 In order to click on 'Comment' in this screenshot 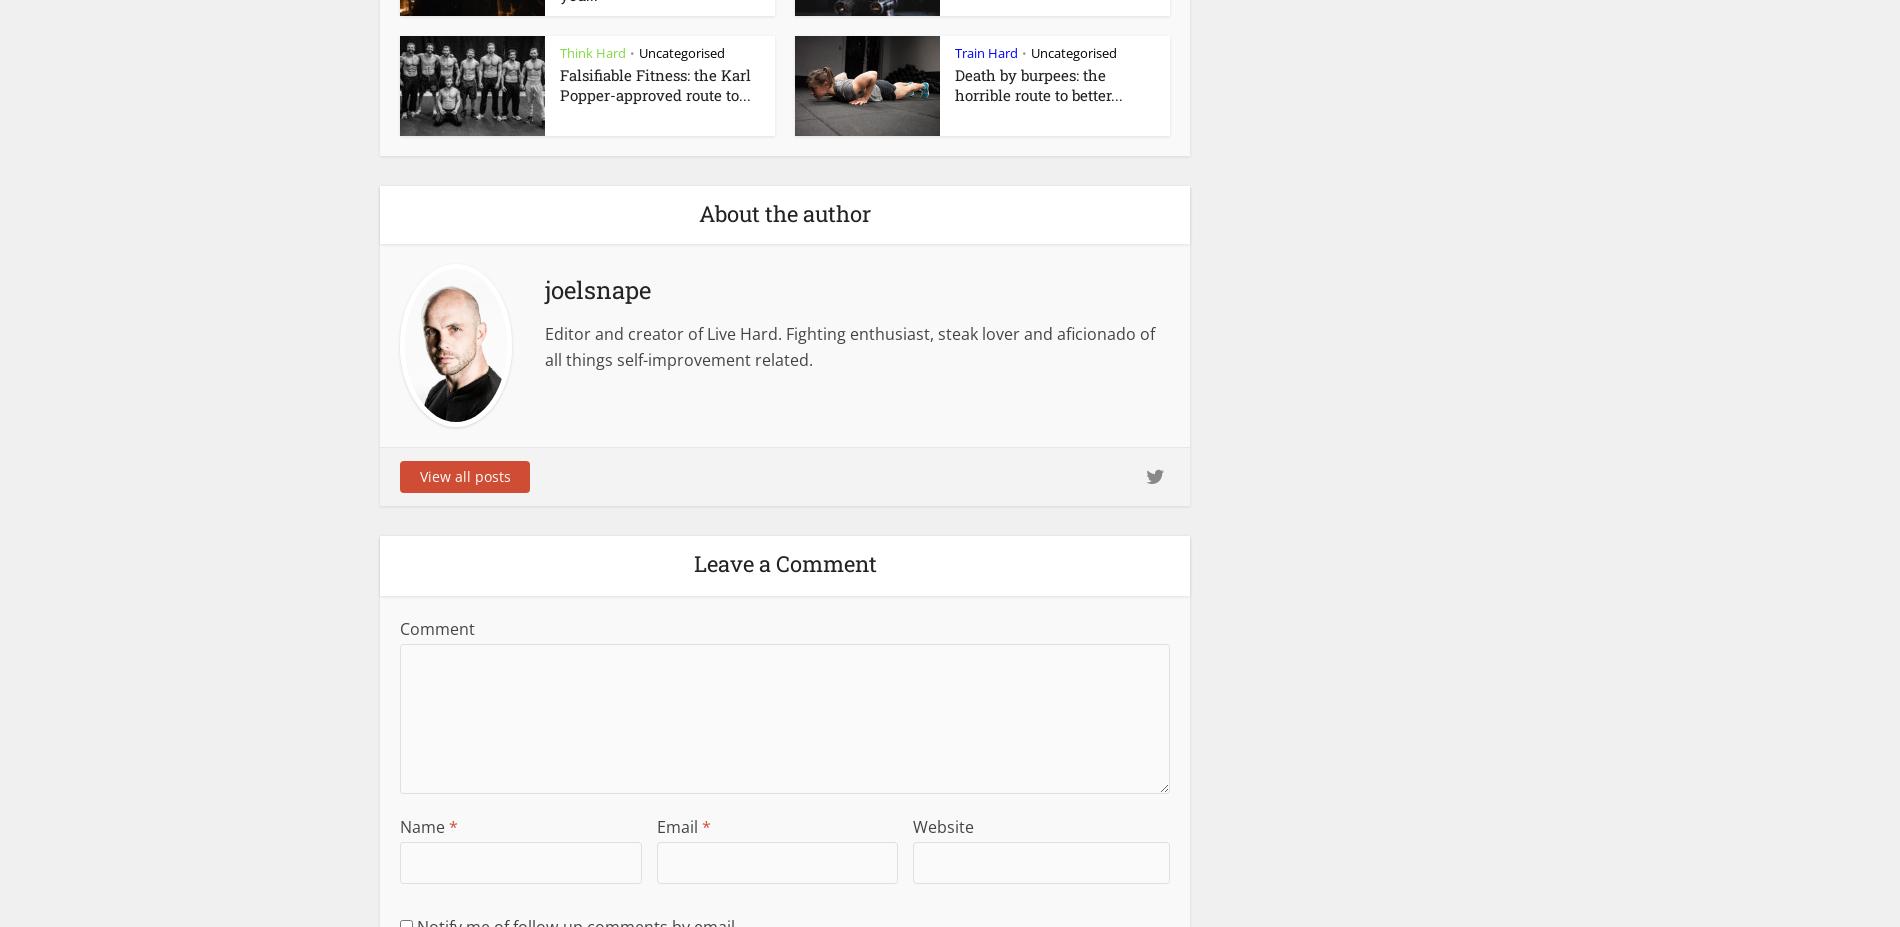, I will do `click(436, 627)`.